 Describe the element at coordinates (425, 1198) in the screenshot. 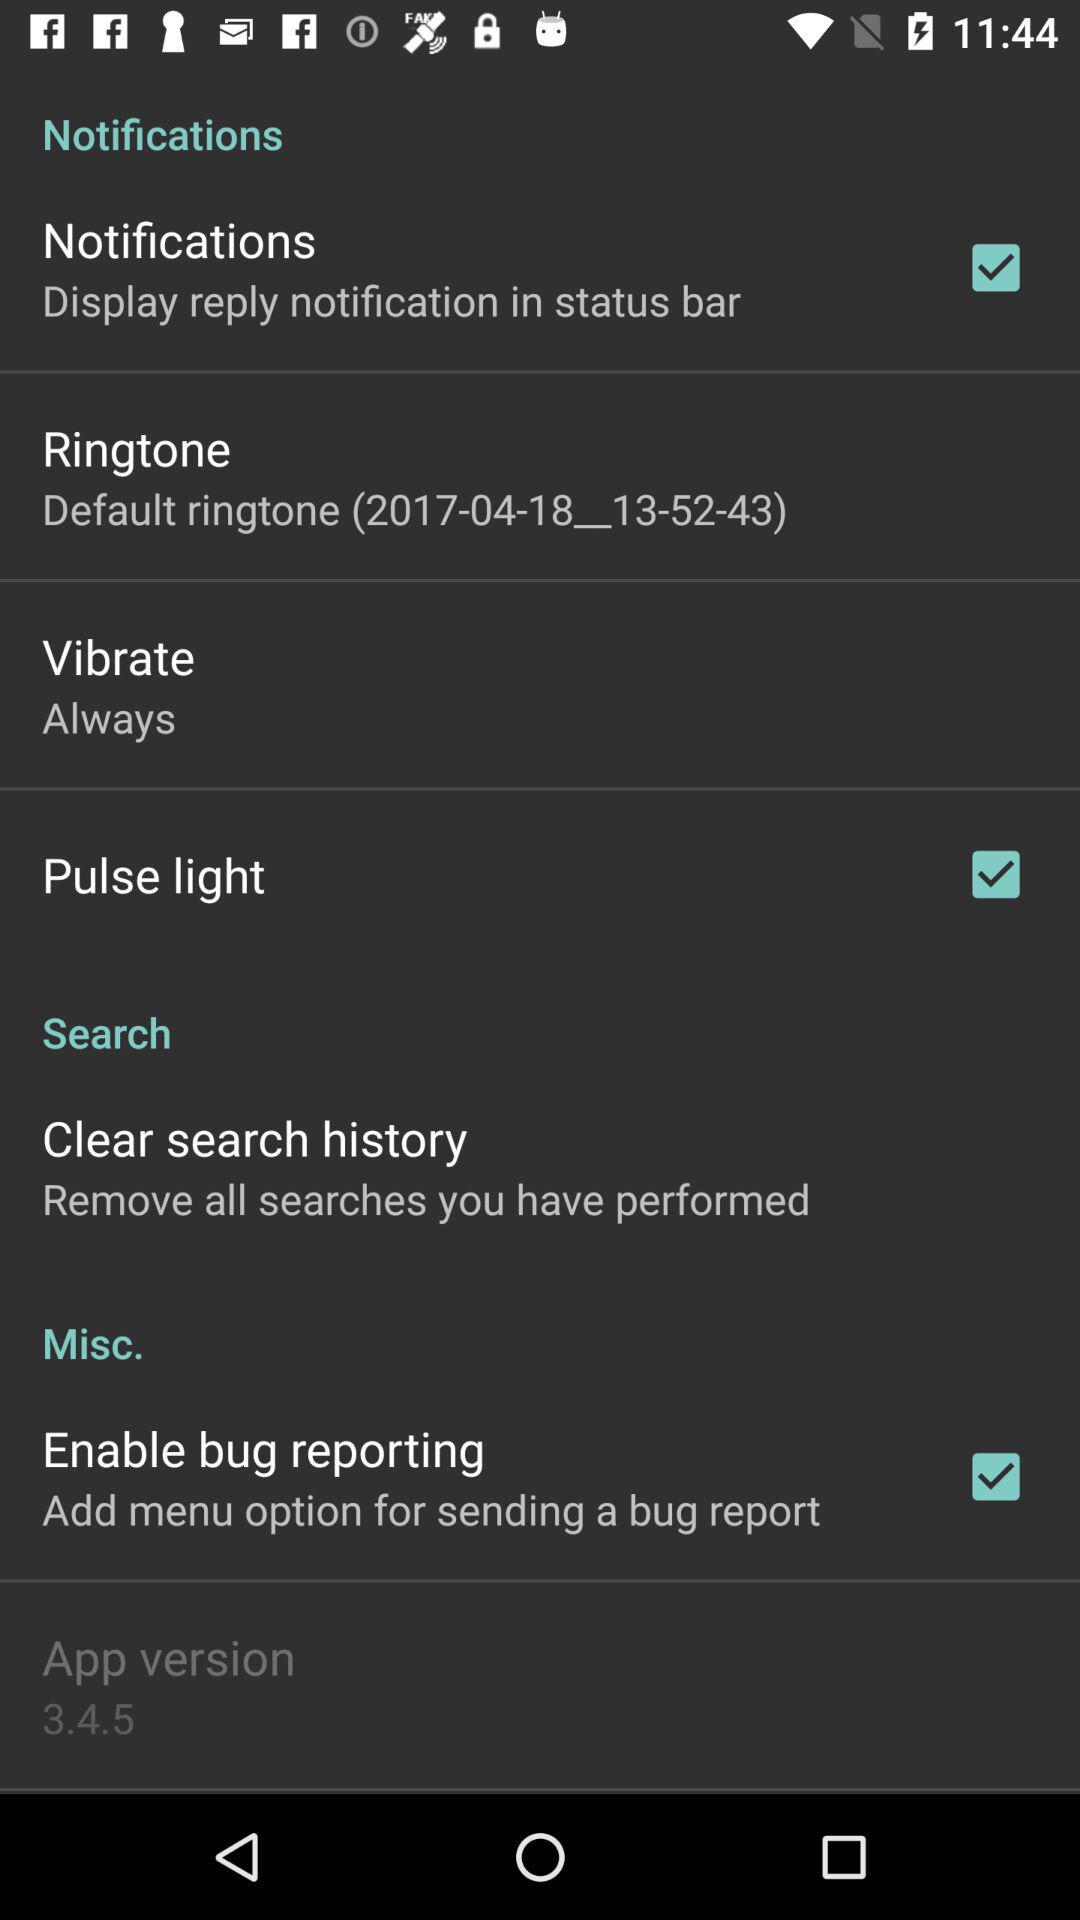

I see `the icon above misc. icon` at that location.